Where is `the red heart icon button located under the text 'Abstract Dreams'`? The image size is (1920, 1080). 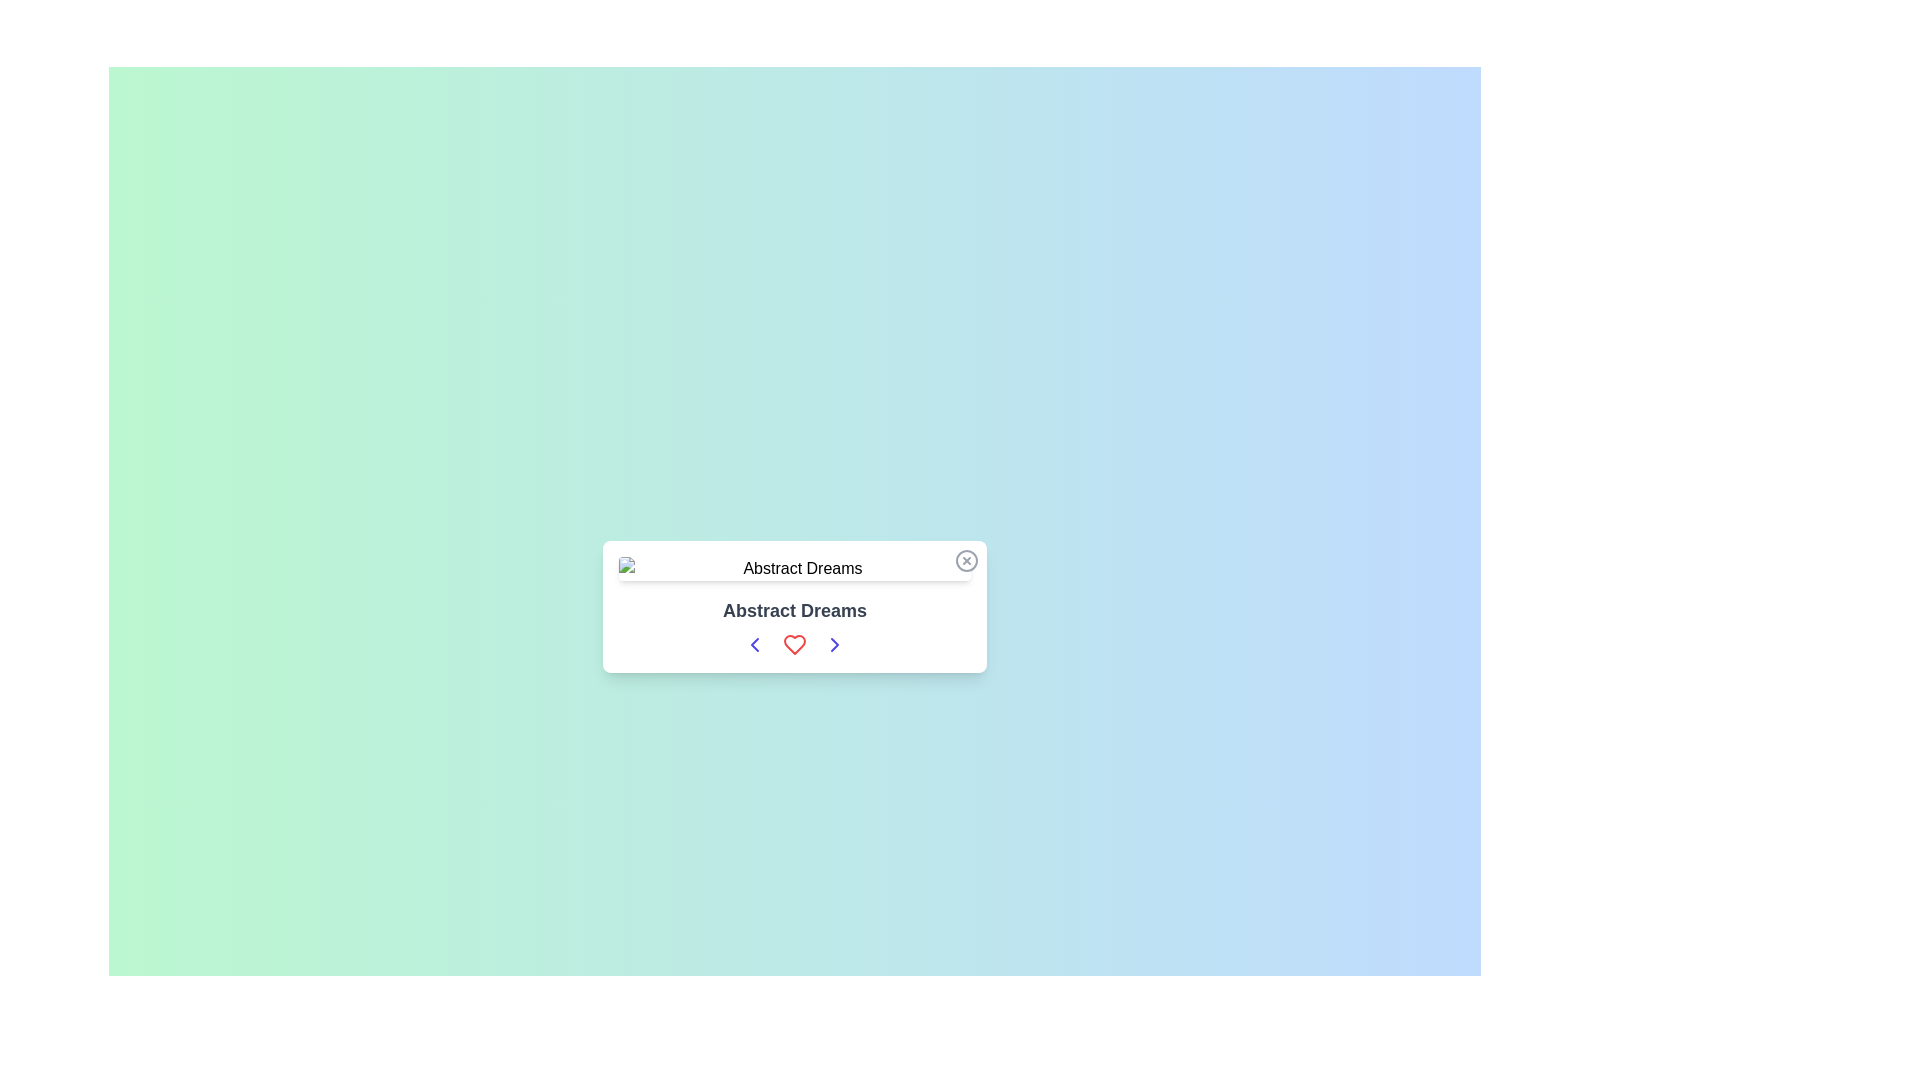 the red heart icon button located under the text 'Abstract Dreams' is located at coordinates (794, 644).